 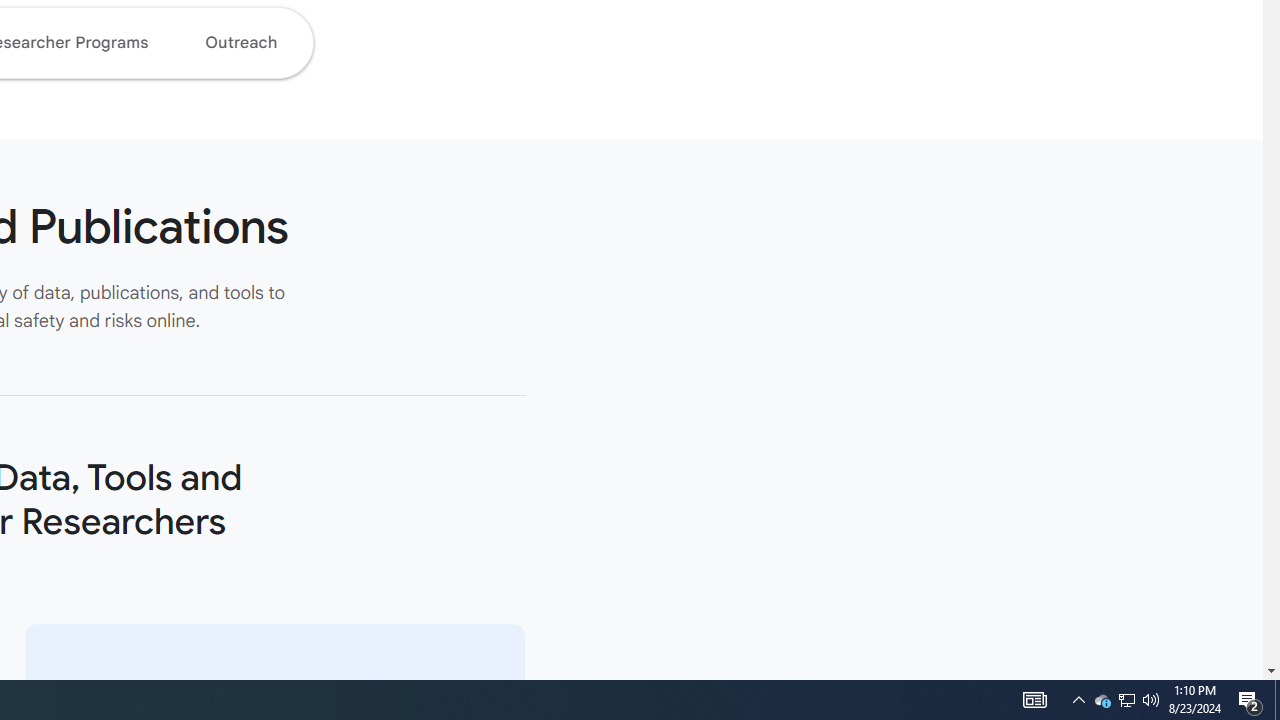 I want to click on 'Outreach', so click(x=240, y=42).